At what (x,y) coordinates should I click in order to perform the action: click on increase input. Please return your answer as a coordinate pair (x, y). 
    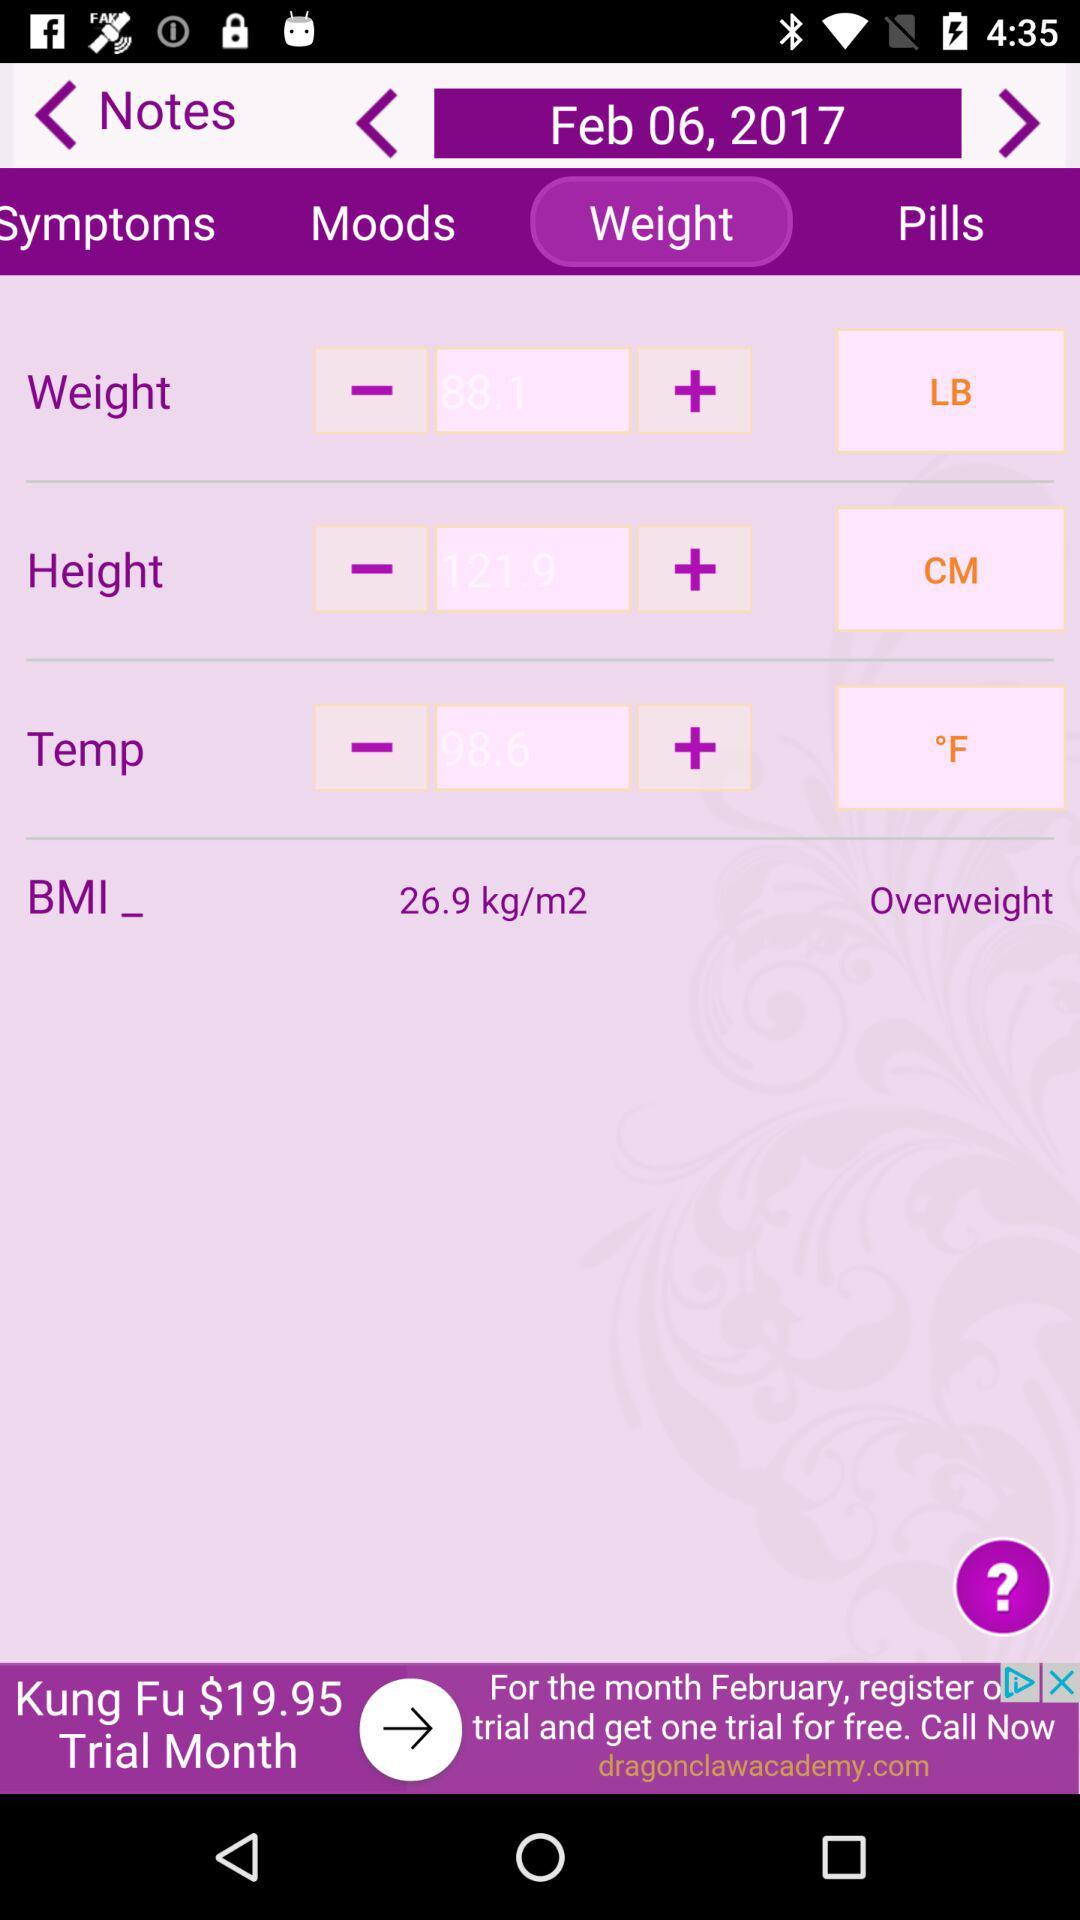
    Looking at the image, I should click on (693, 567).